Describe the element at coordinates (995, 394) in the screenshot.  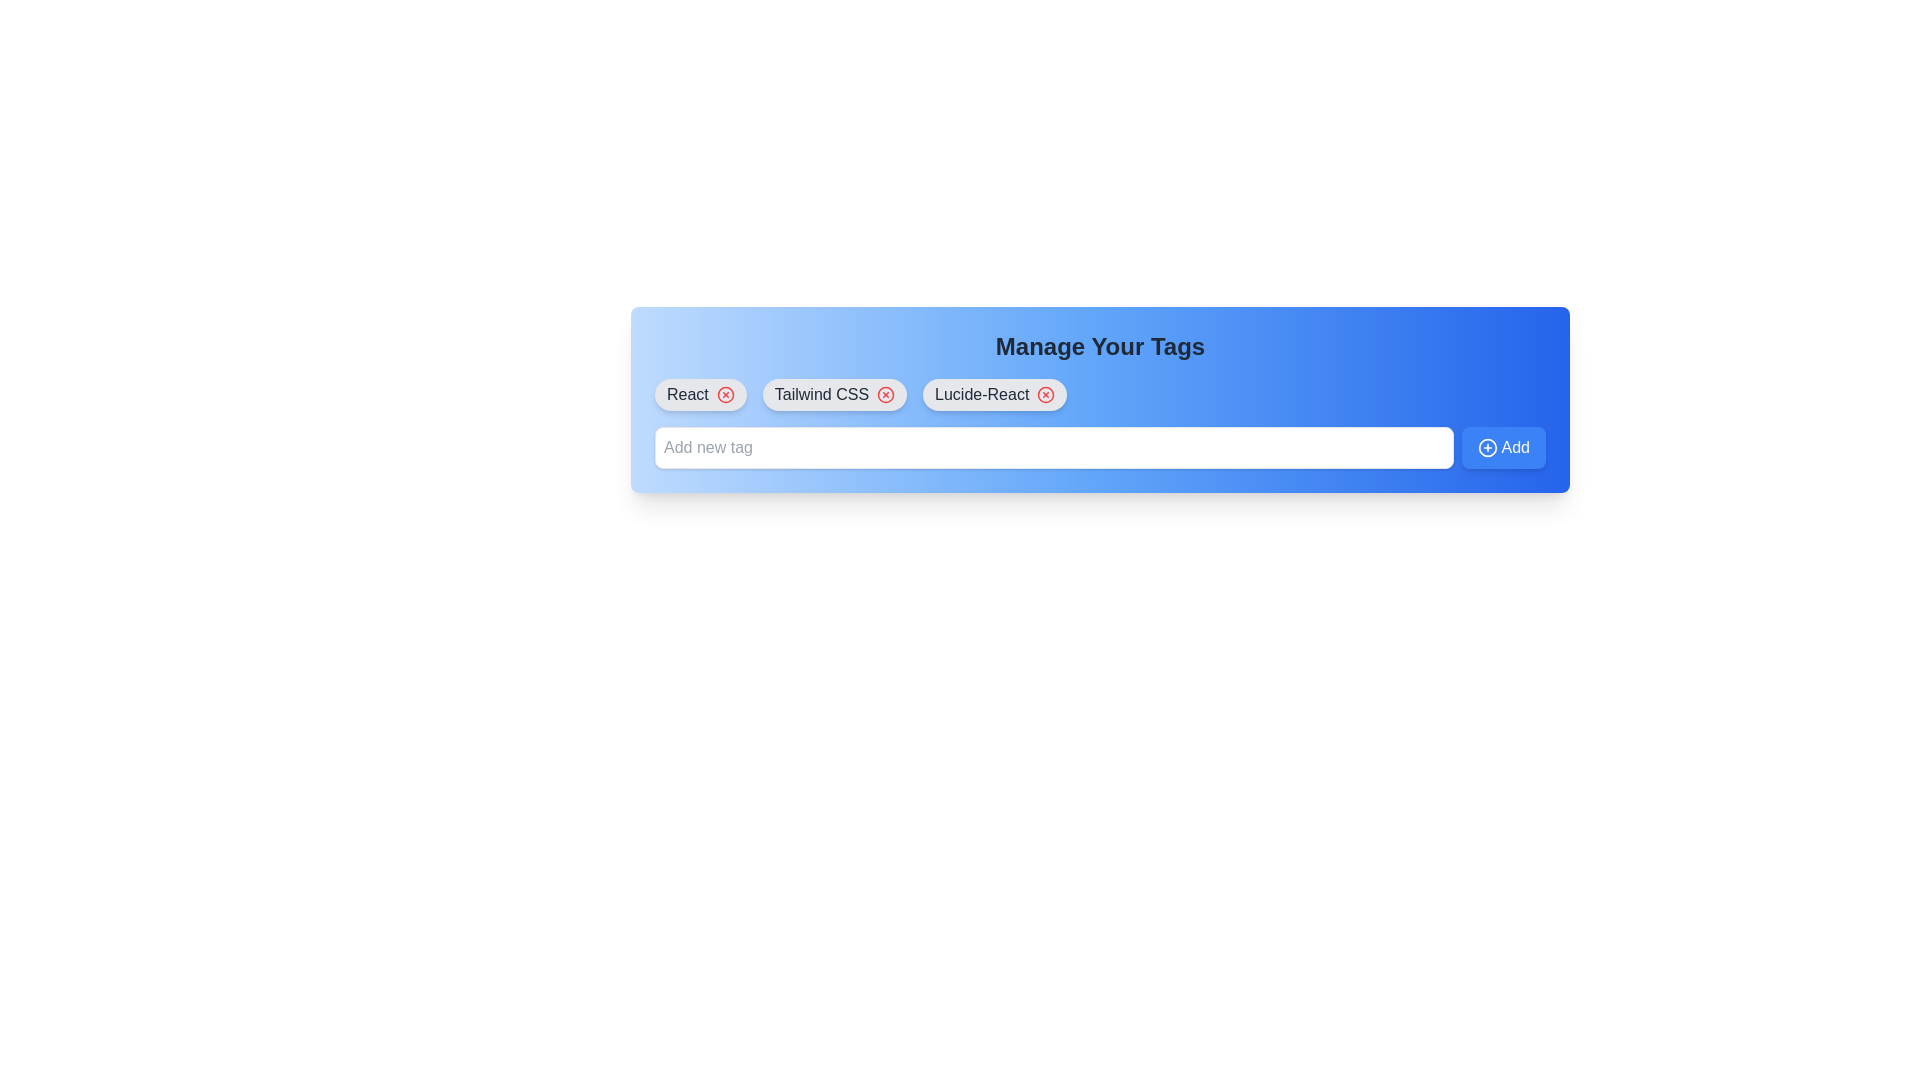
I see `the Tag with delete button labeled 'Lucide-React'` at that location.